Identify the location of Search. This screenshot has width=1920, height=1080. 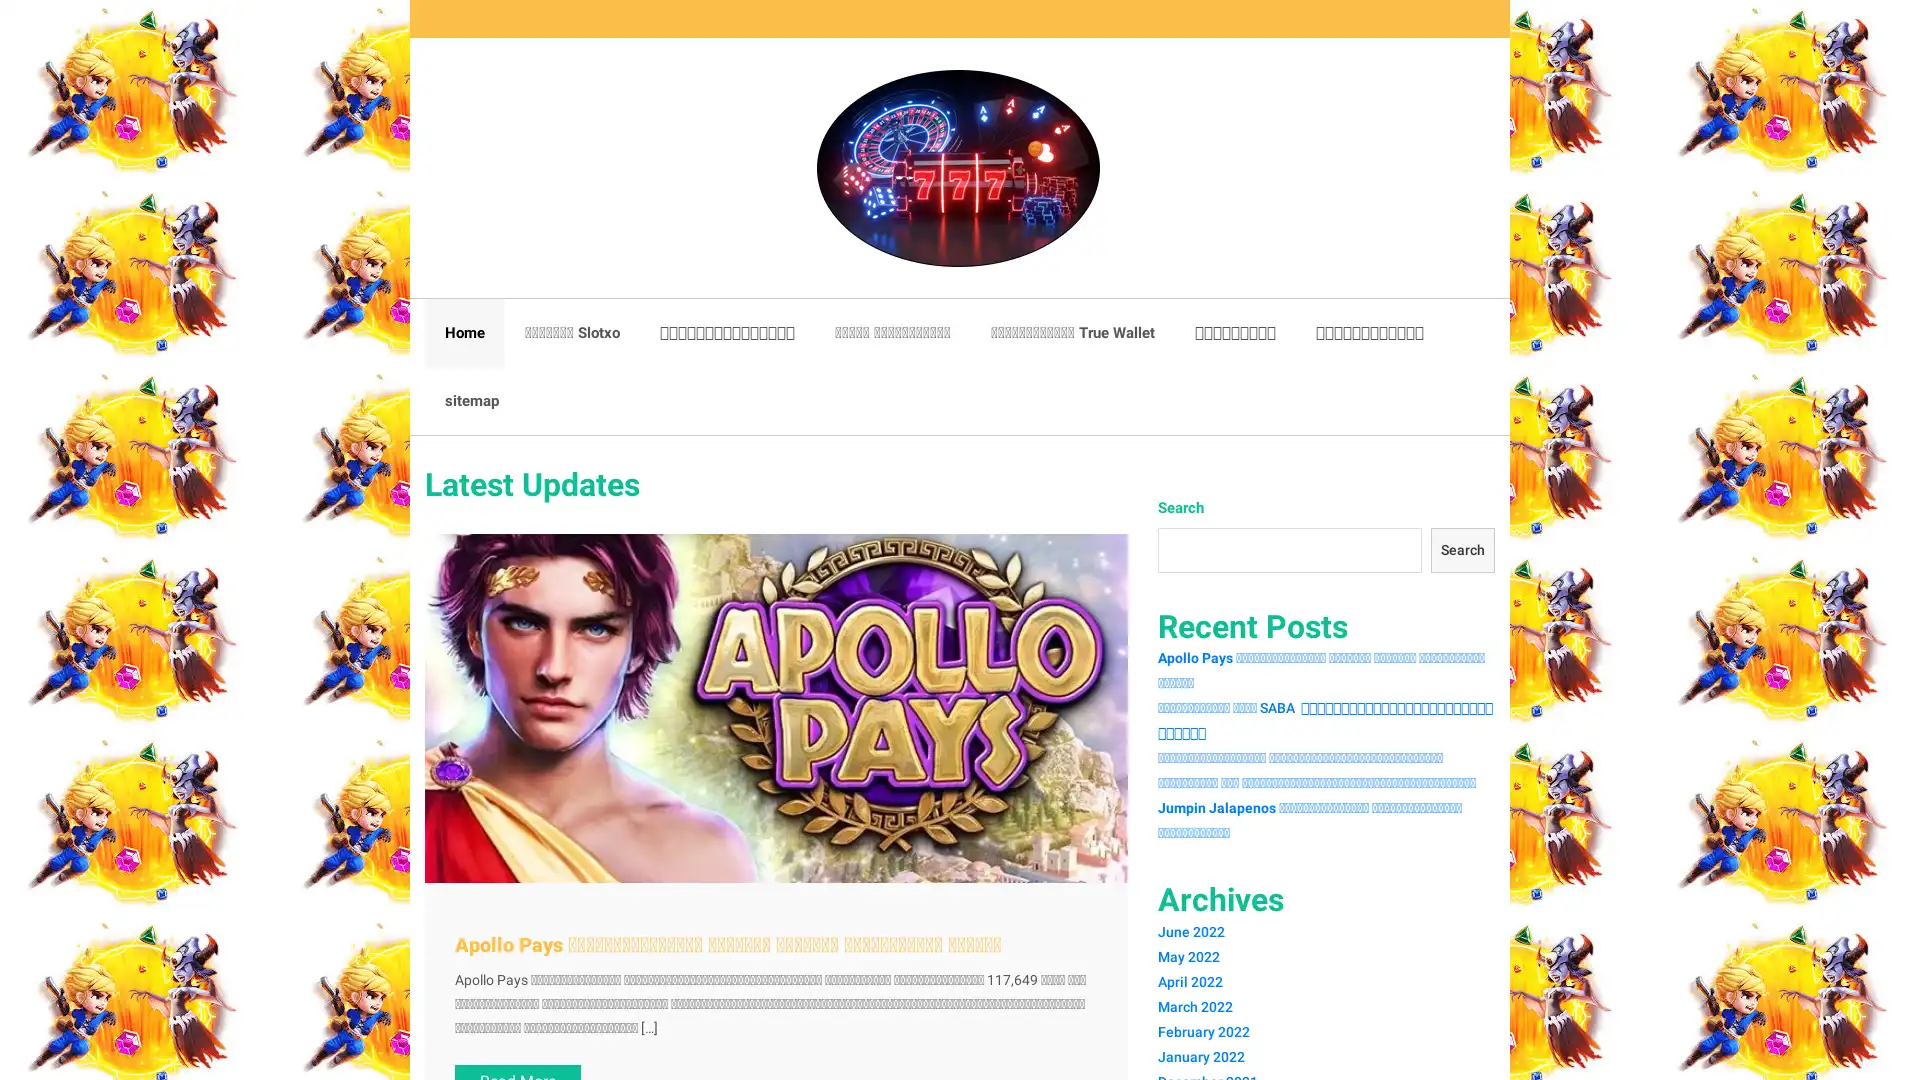
(1460, 550).